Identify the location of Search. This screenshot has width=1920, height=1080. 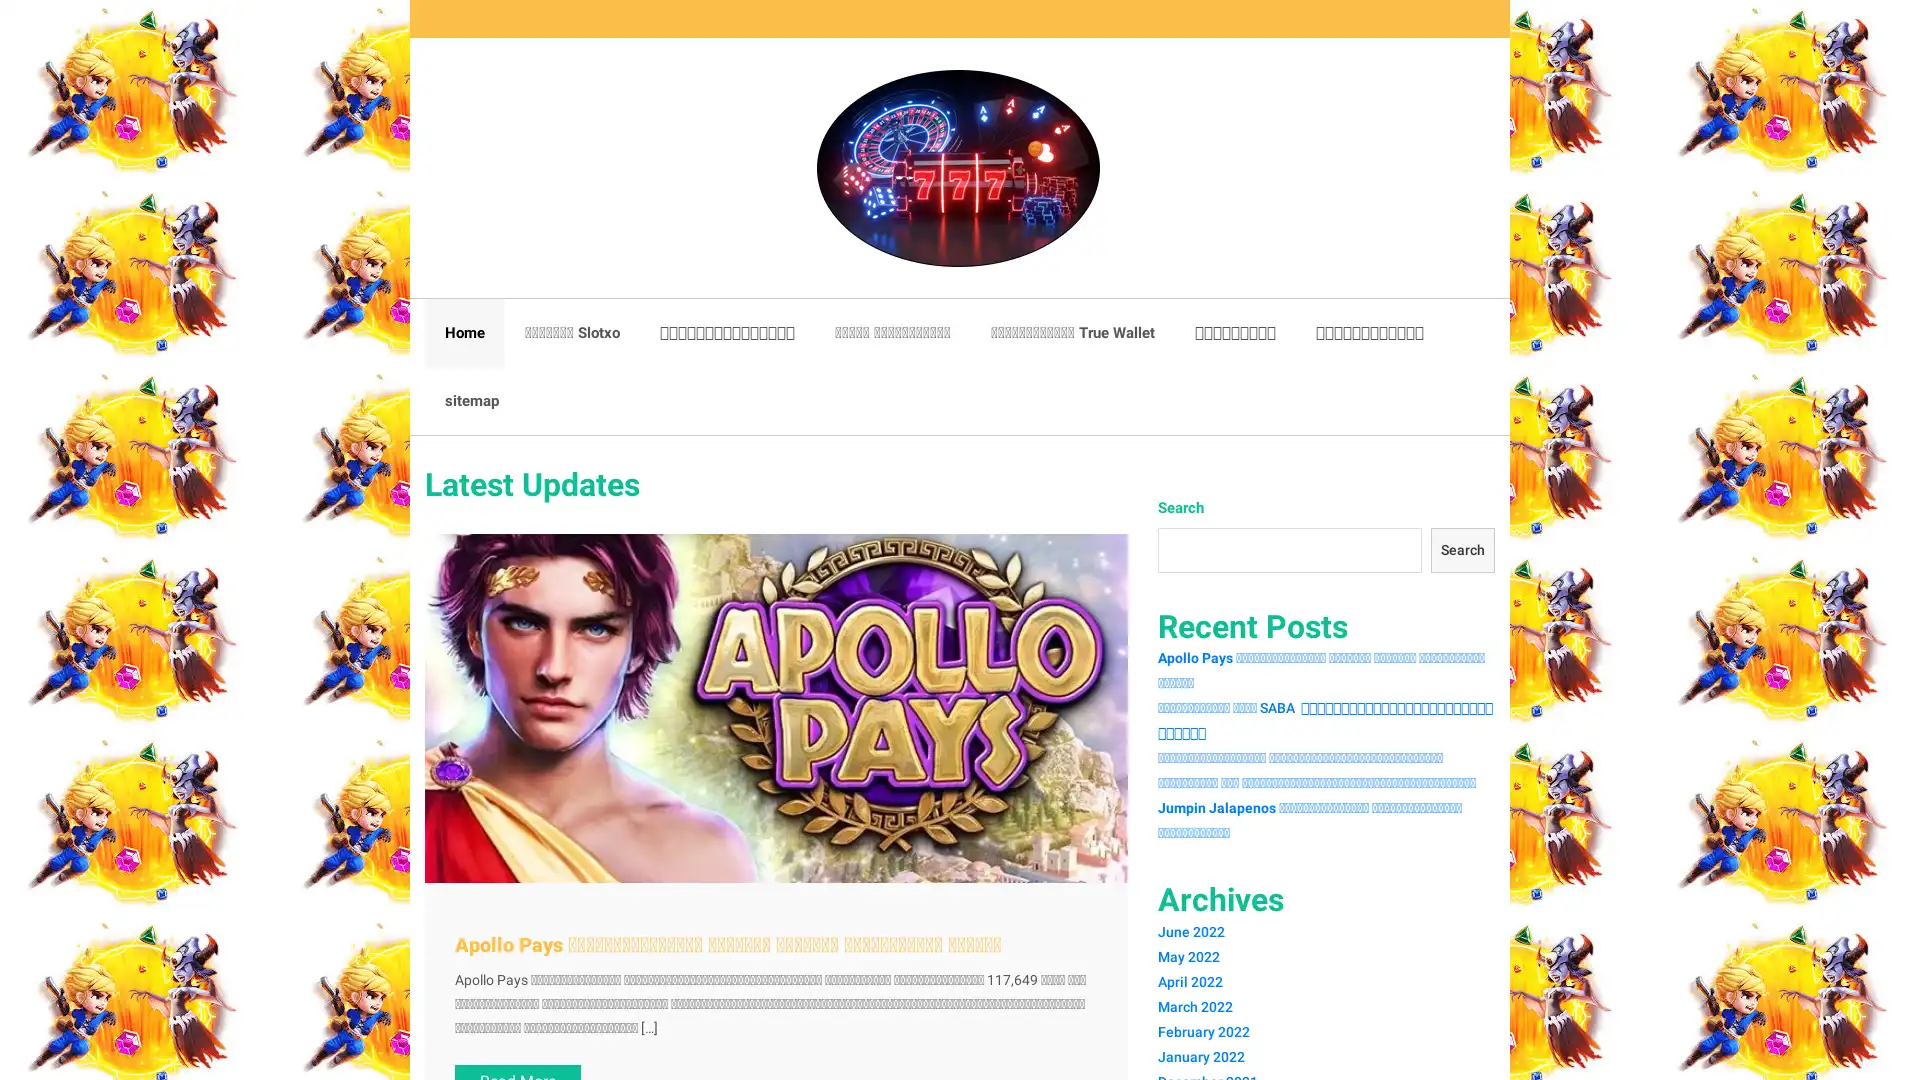
(1460, 550).